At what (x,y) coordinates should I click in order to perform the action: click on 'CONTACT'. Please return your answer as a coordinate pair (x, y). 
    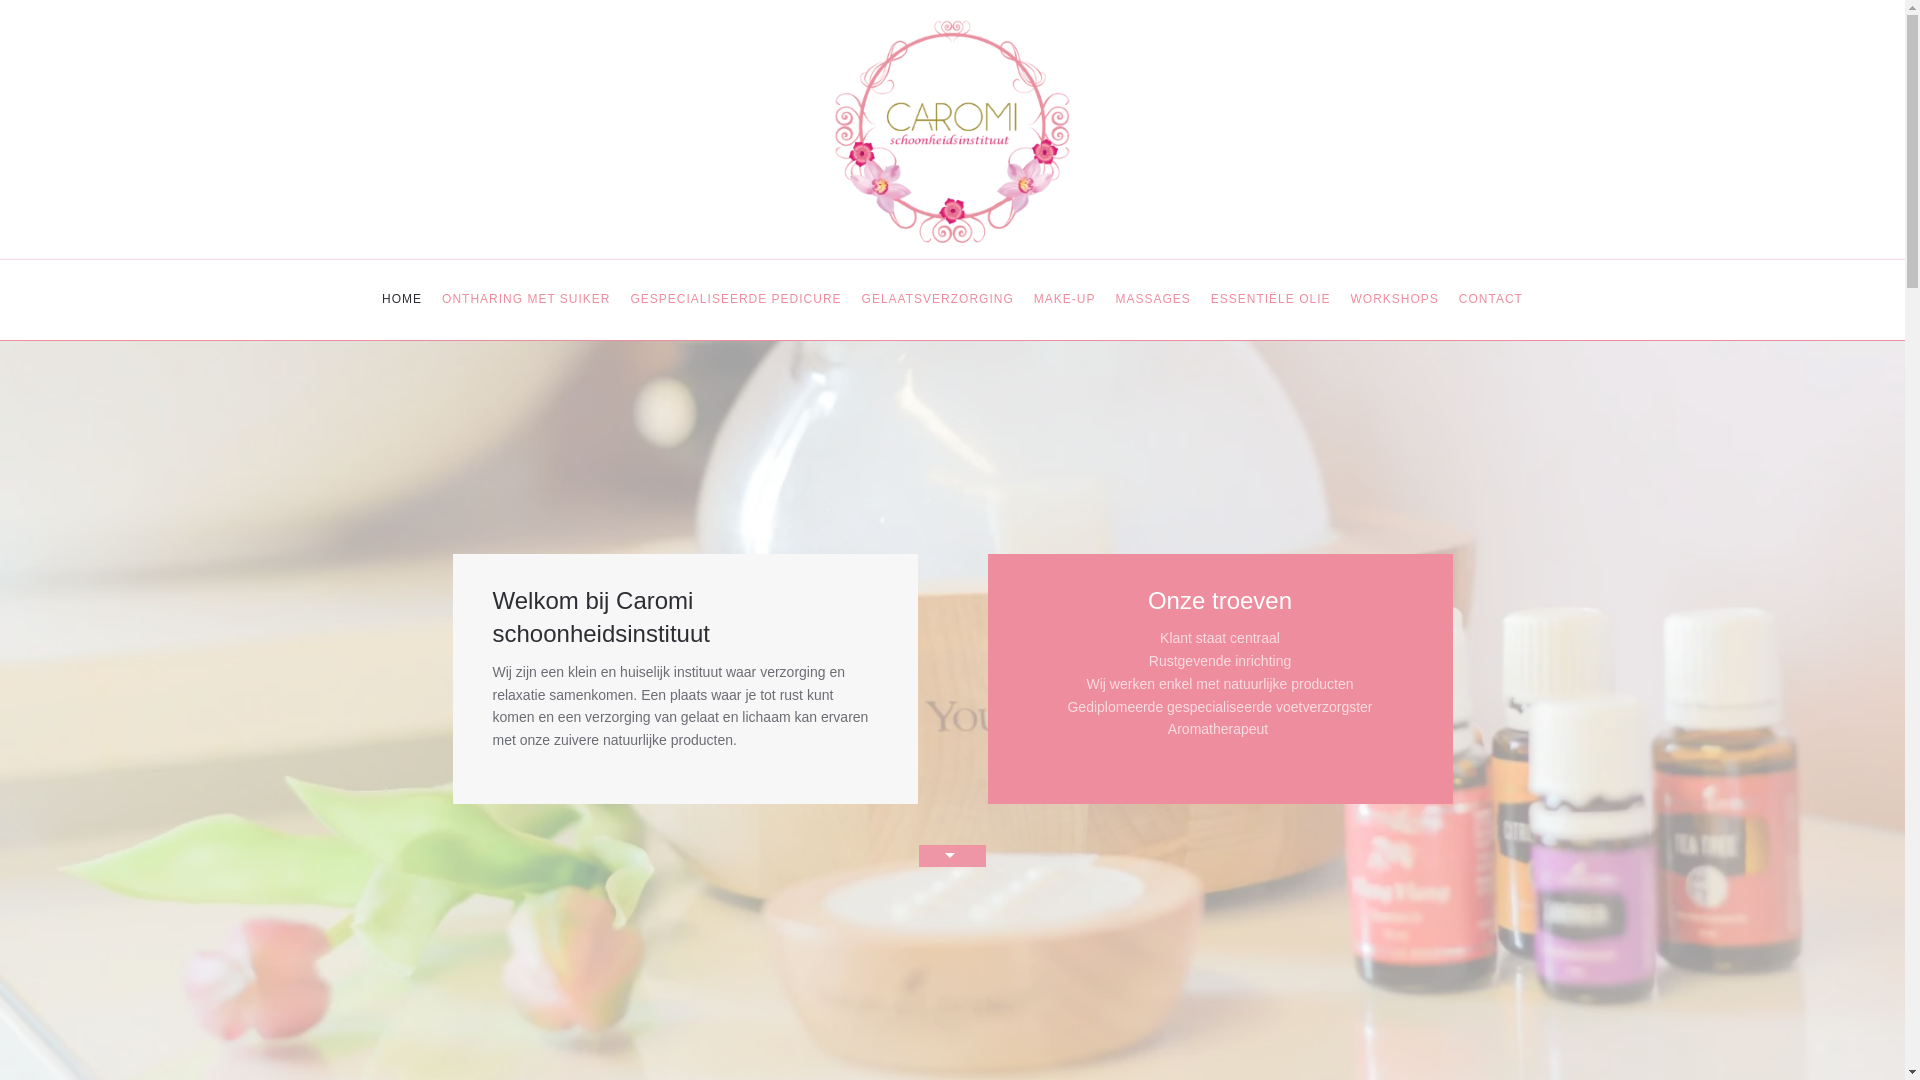
    Looking at the image, I should click on (1491, 300).